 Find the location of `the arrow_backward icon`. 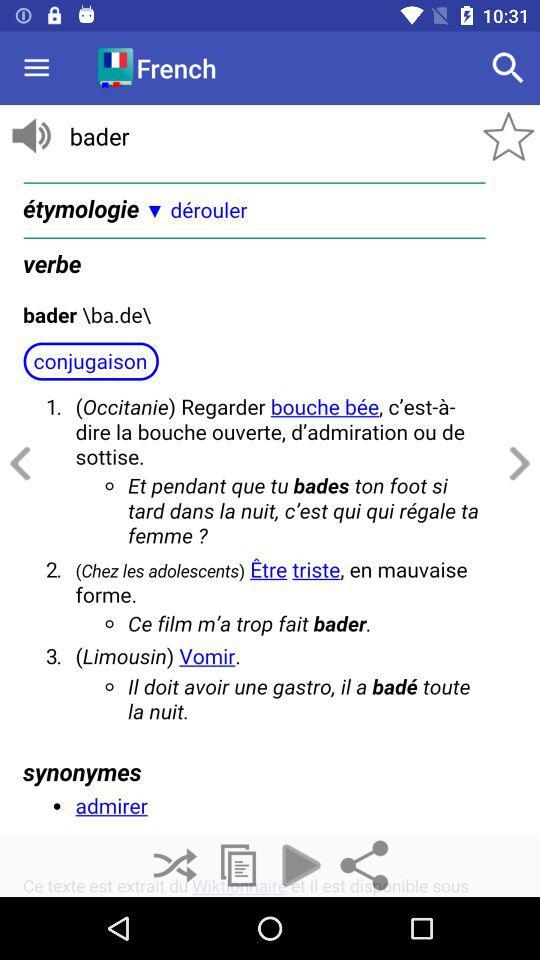

the arrow_backward icon is located at coordinates (22, 464).